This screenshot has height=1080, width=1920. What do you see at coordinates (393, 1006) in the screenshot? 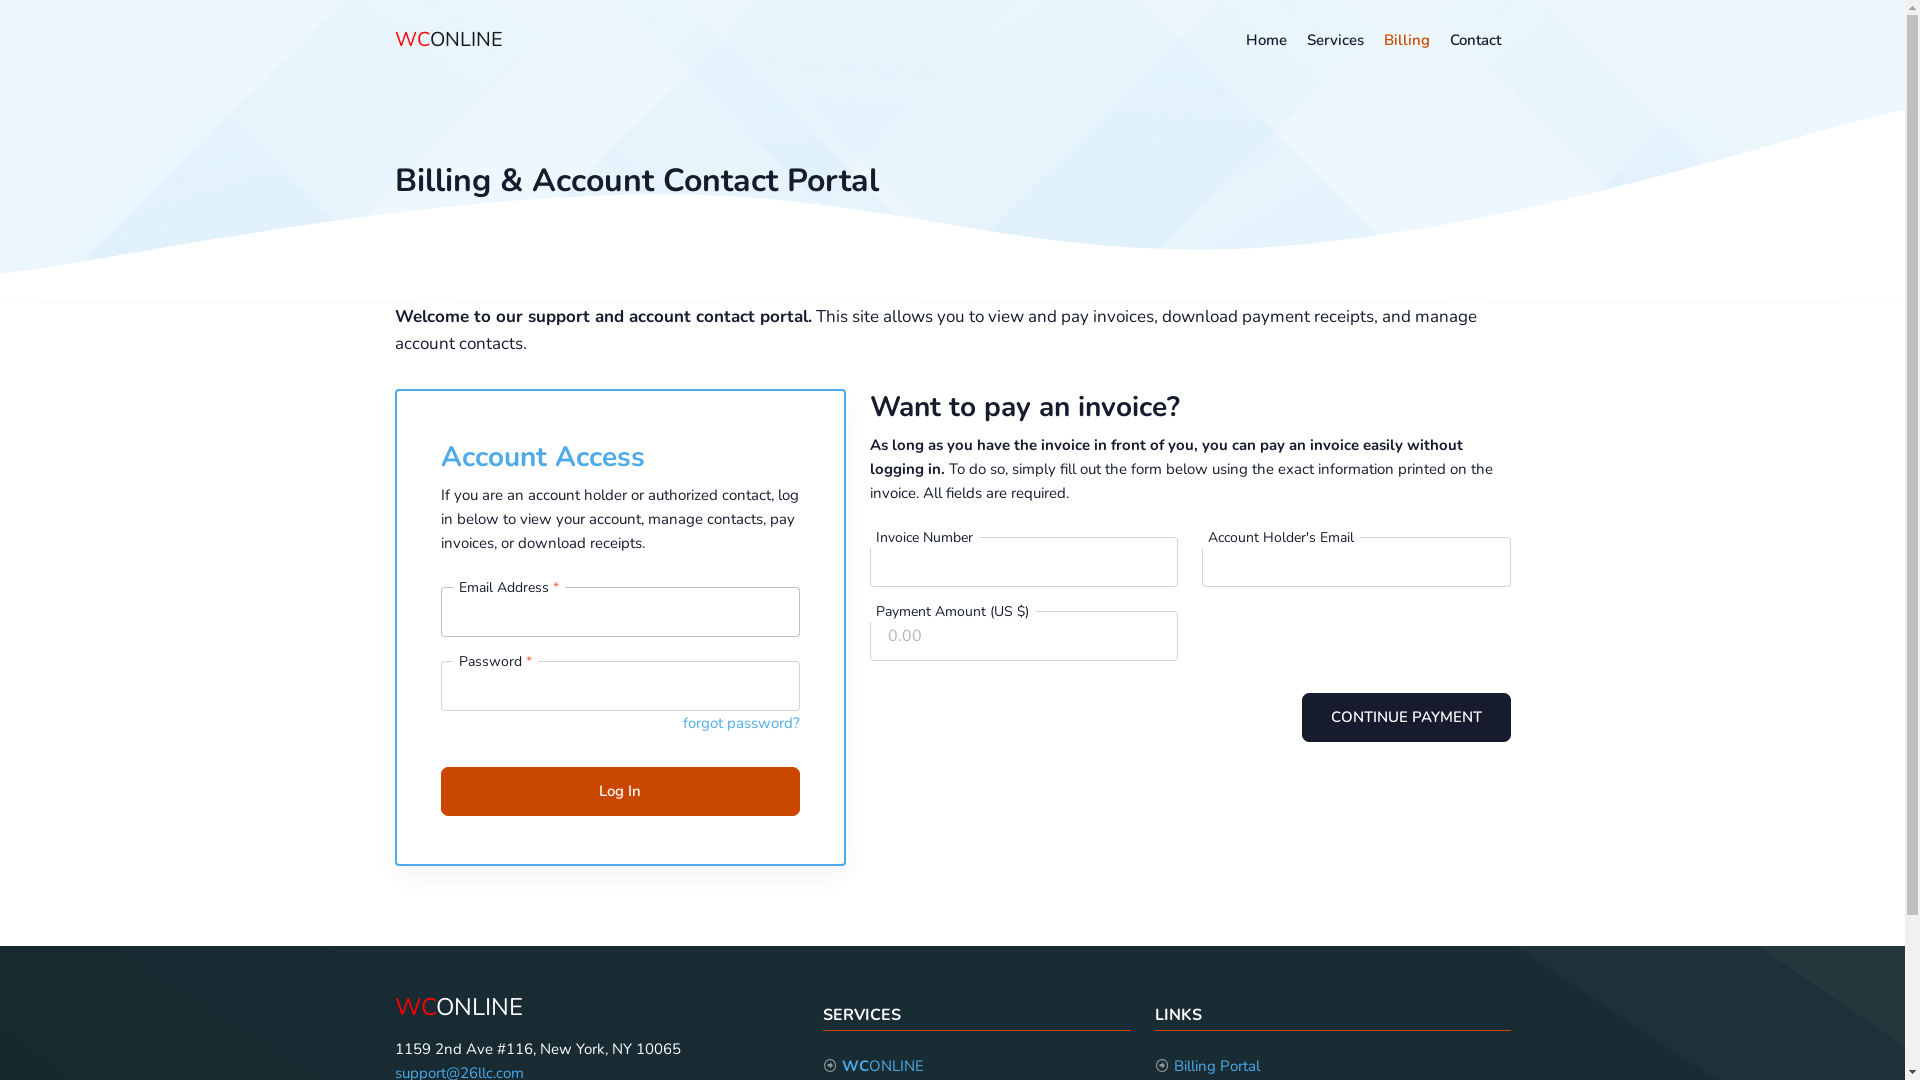
I see `'WCONLINE'` at bounding box center [393, 1006].